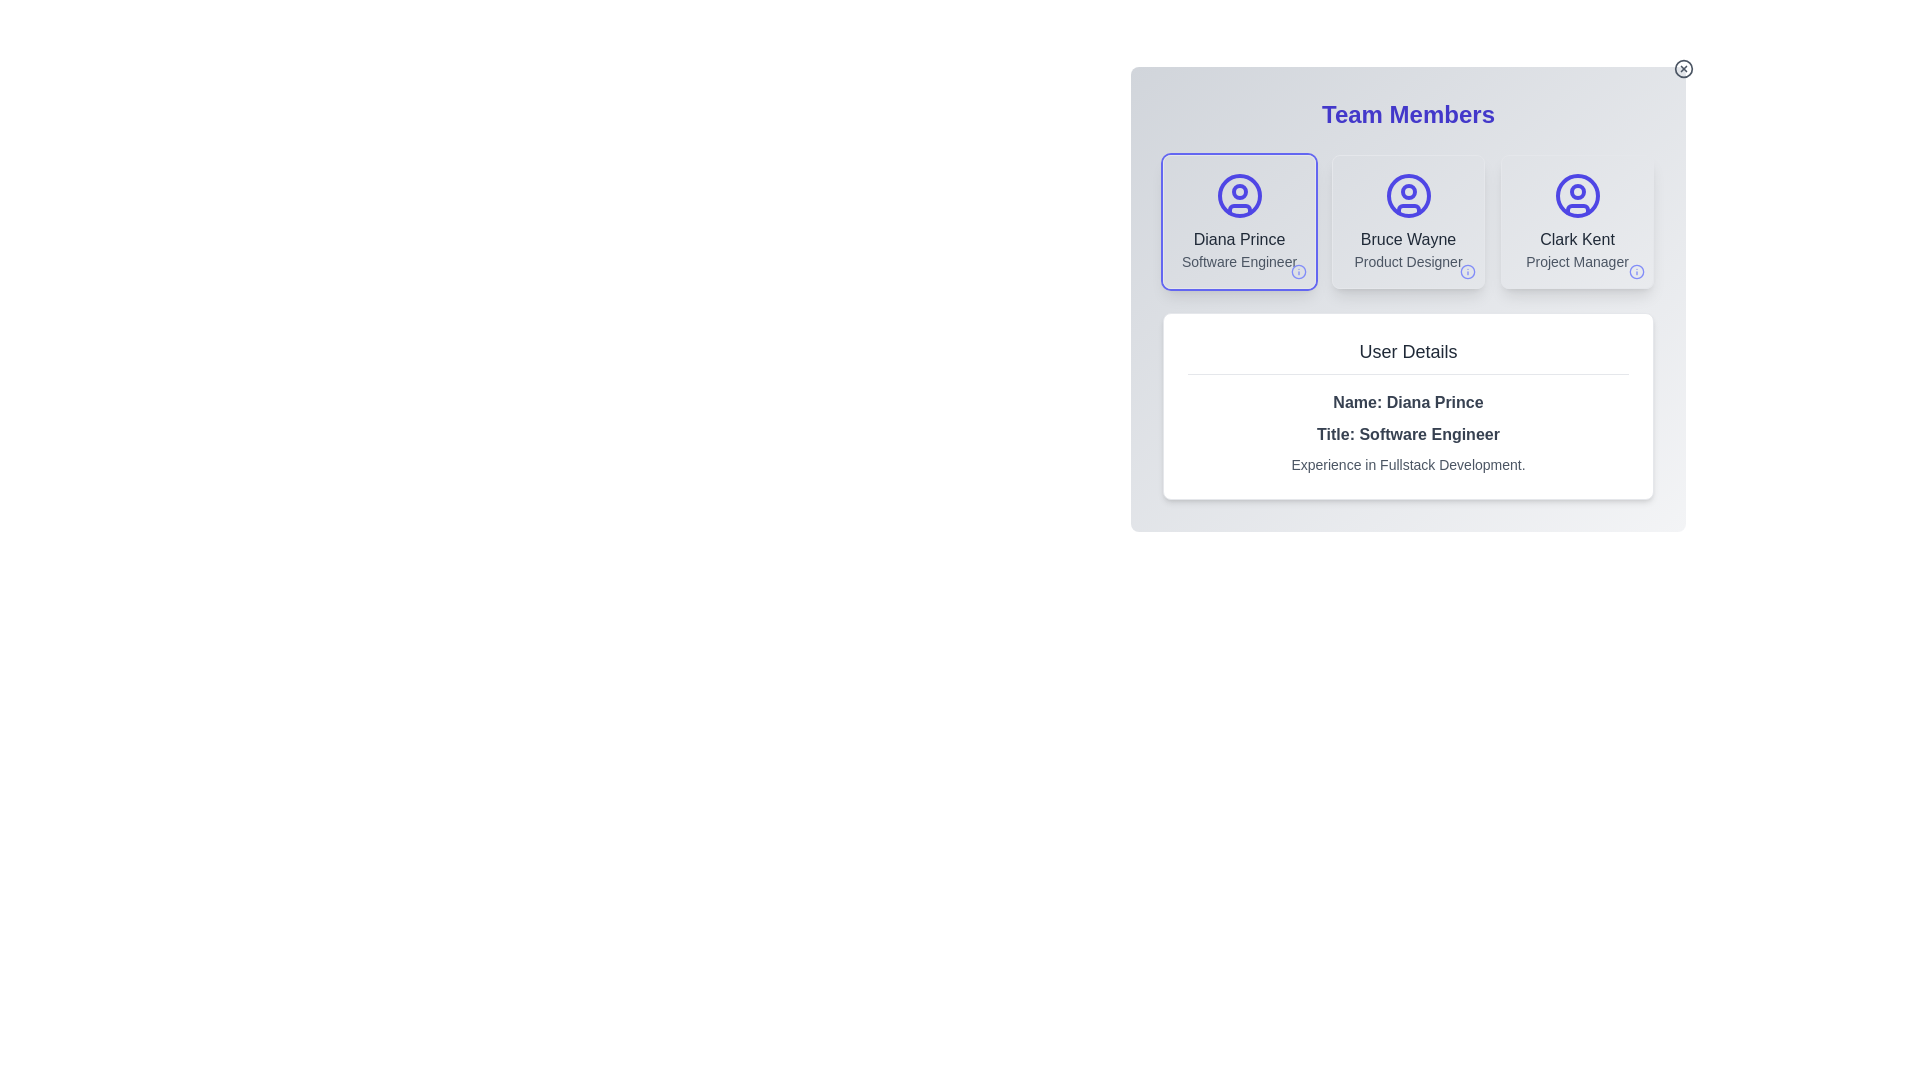 The height and width of the screenshot is (1080, 1920). Describe the element at coordinates (1299, 272) in the screenshot. I see `the blue-bordered circle located within the card labeled 'Diana Prince Software Engineer' at the bottom right corner` at that location.